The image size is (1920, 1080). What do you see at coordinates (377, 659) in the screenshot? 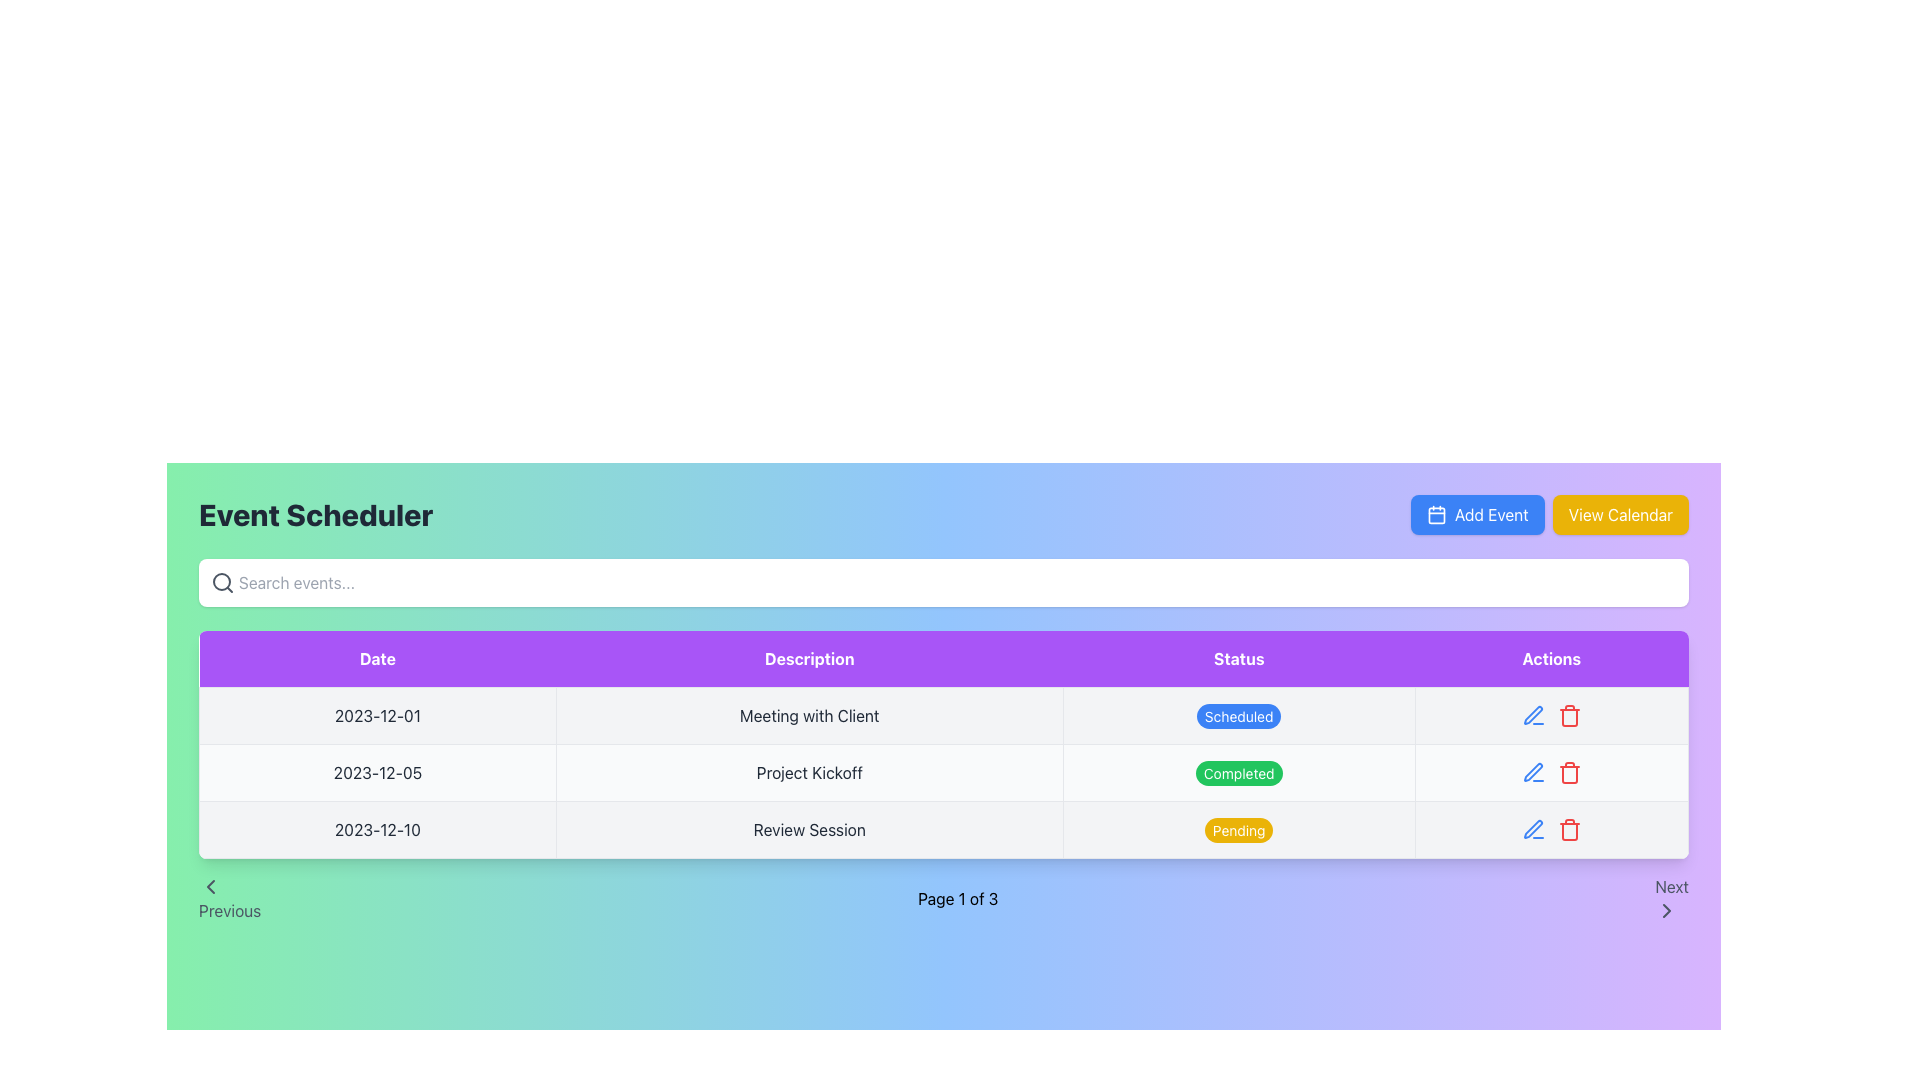
I see `the Table Column Header that indicates dates associated with listed events, located at the top-left section of the table` at bounding box center [377, 659].